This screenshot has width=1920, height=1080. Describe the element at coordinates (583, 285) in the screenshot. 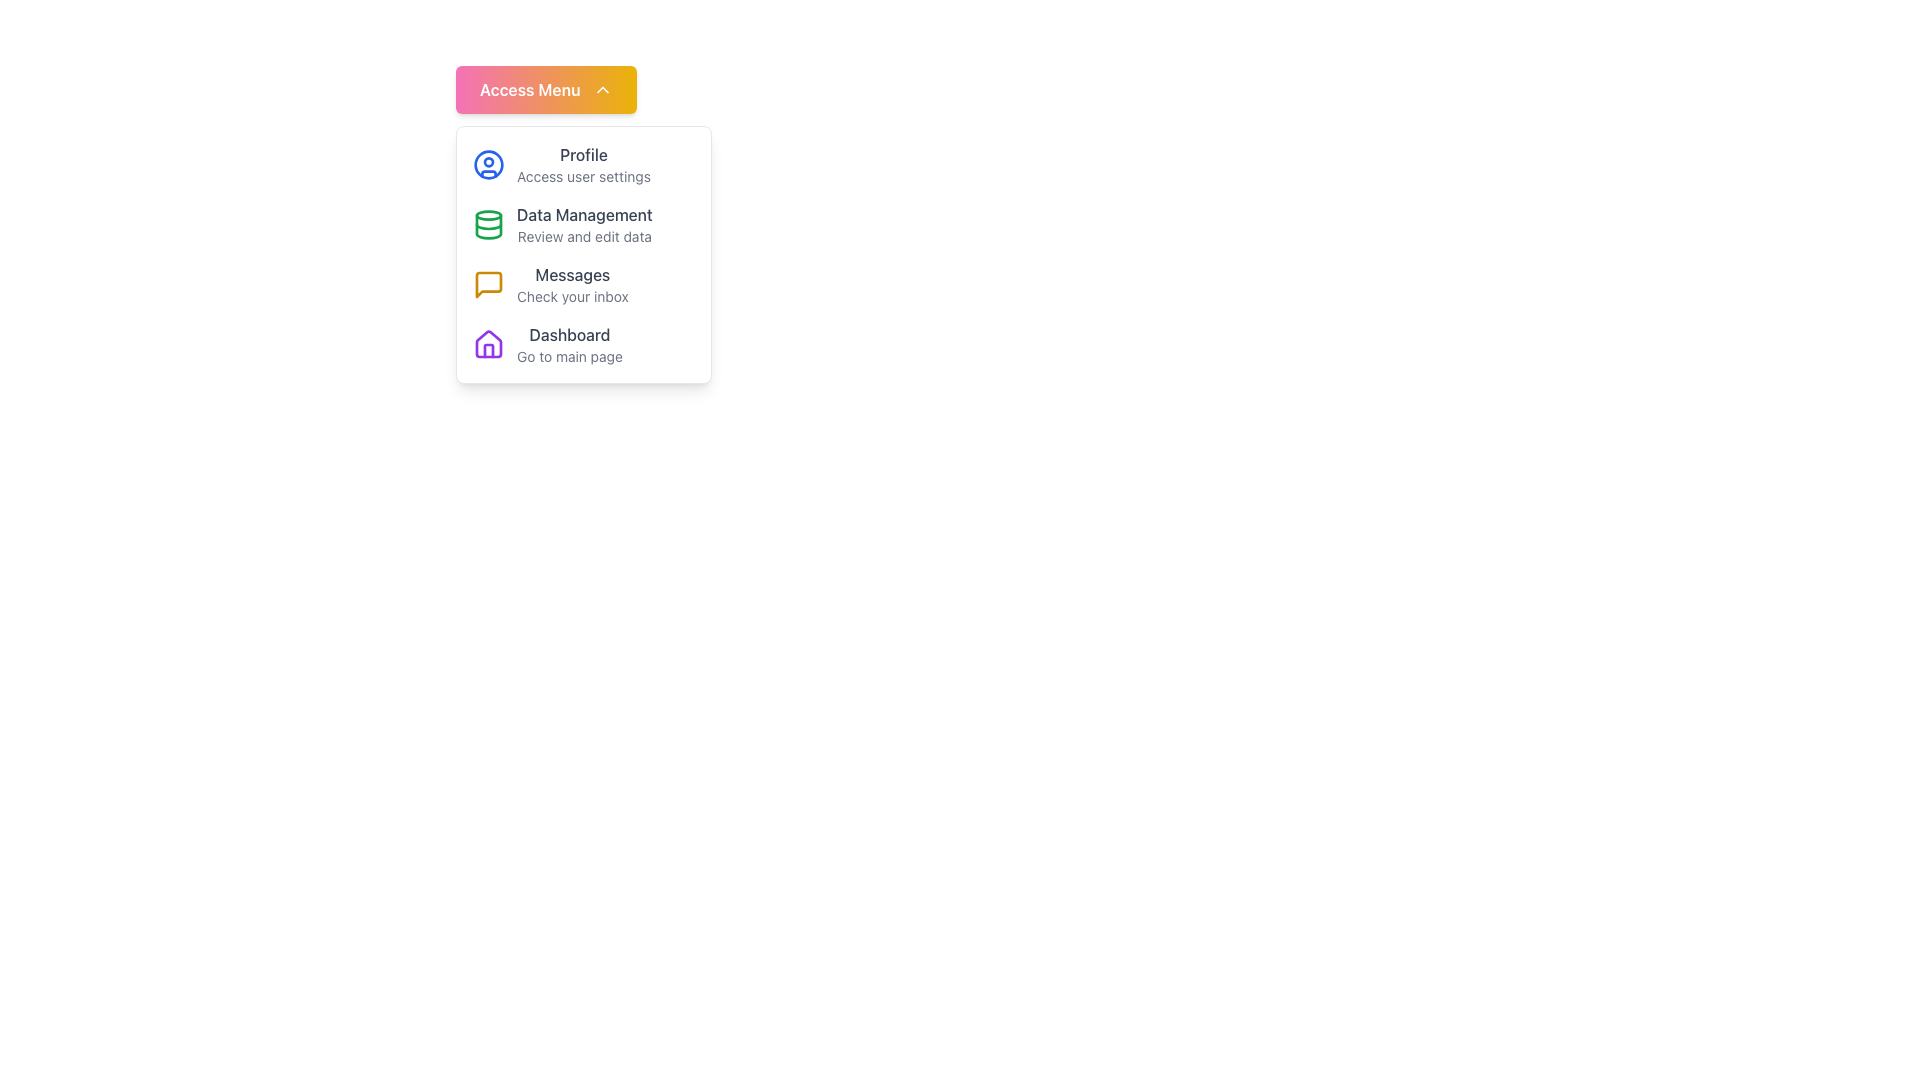

I see `the third item in the vertical menu list that indicates user messages or inbox functionality` at that location.